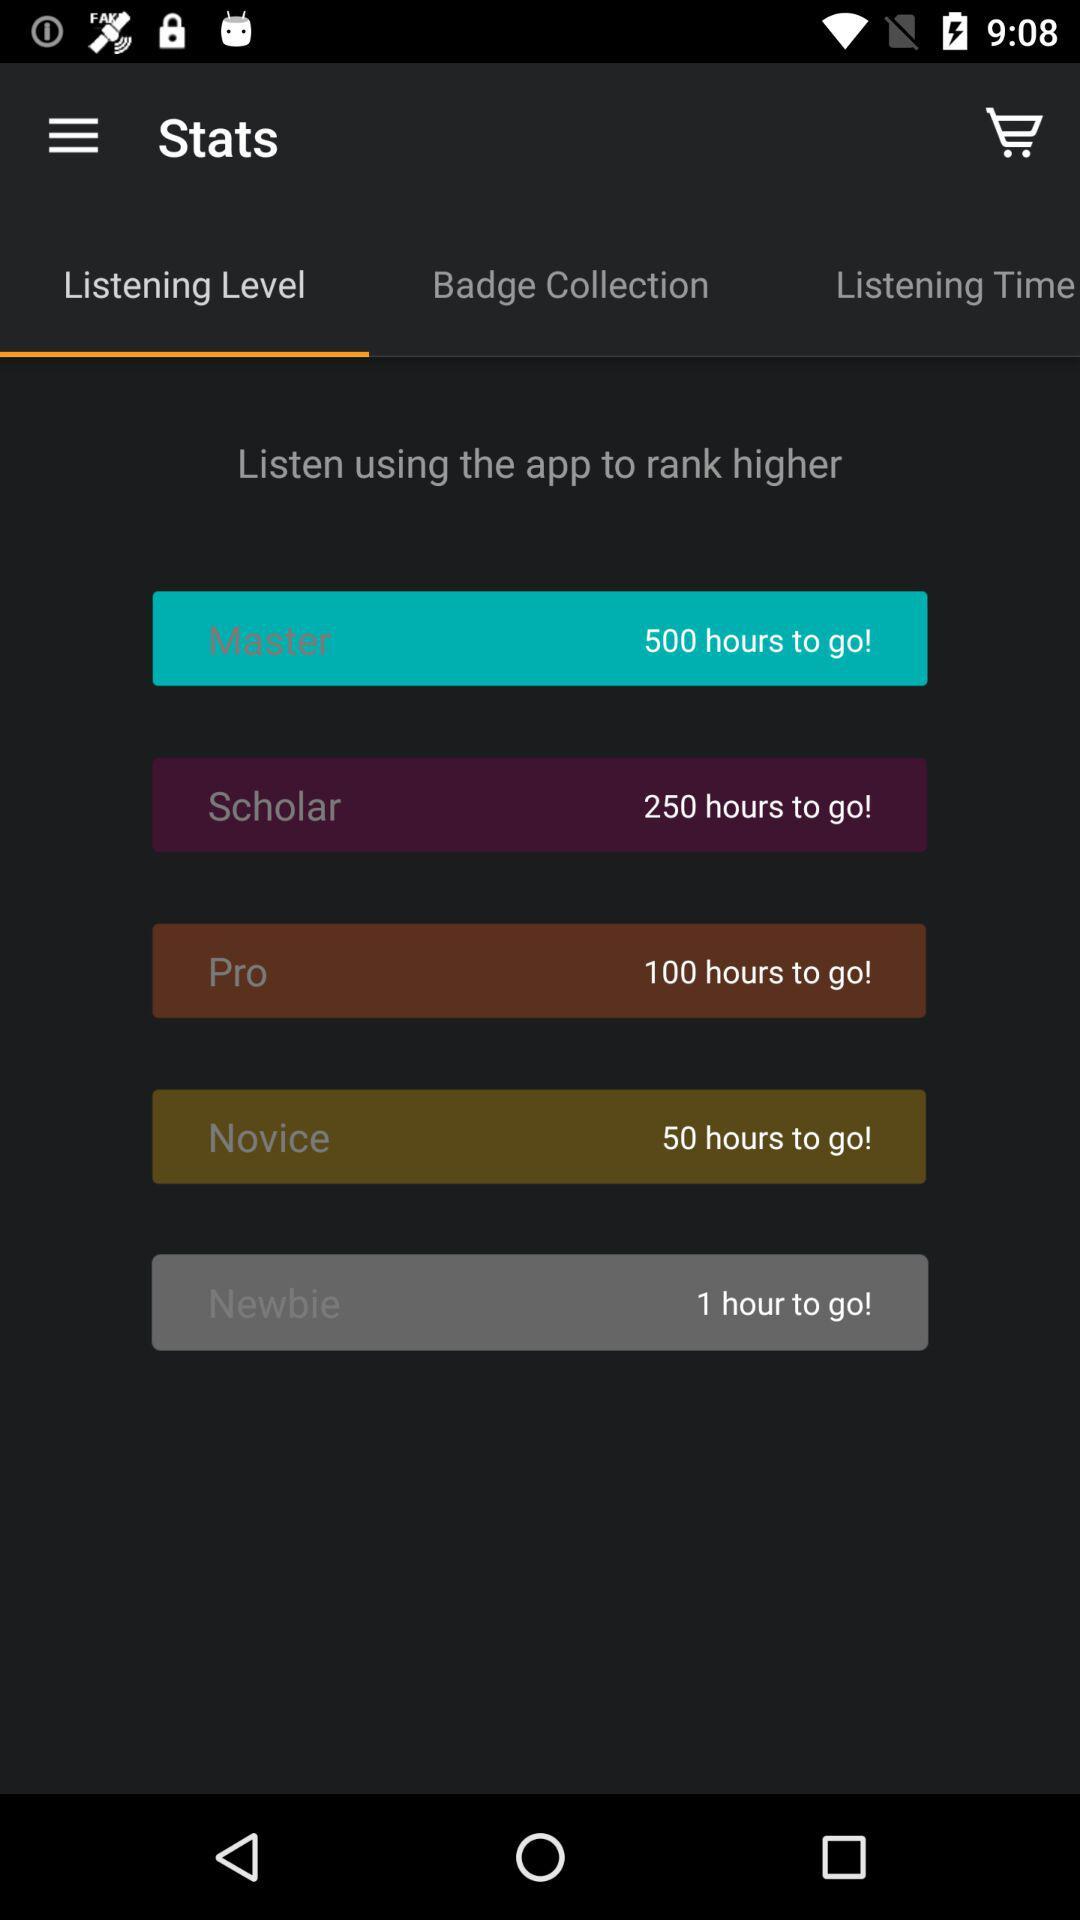  I want to click on icon next to the listening level icon, so click(570, 282).